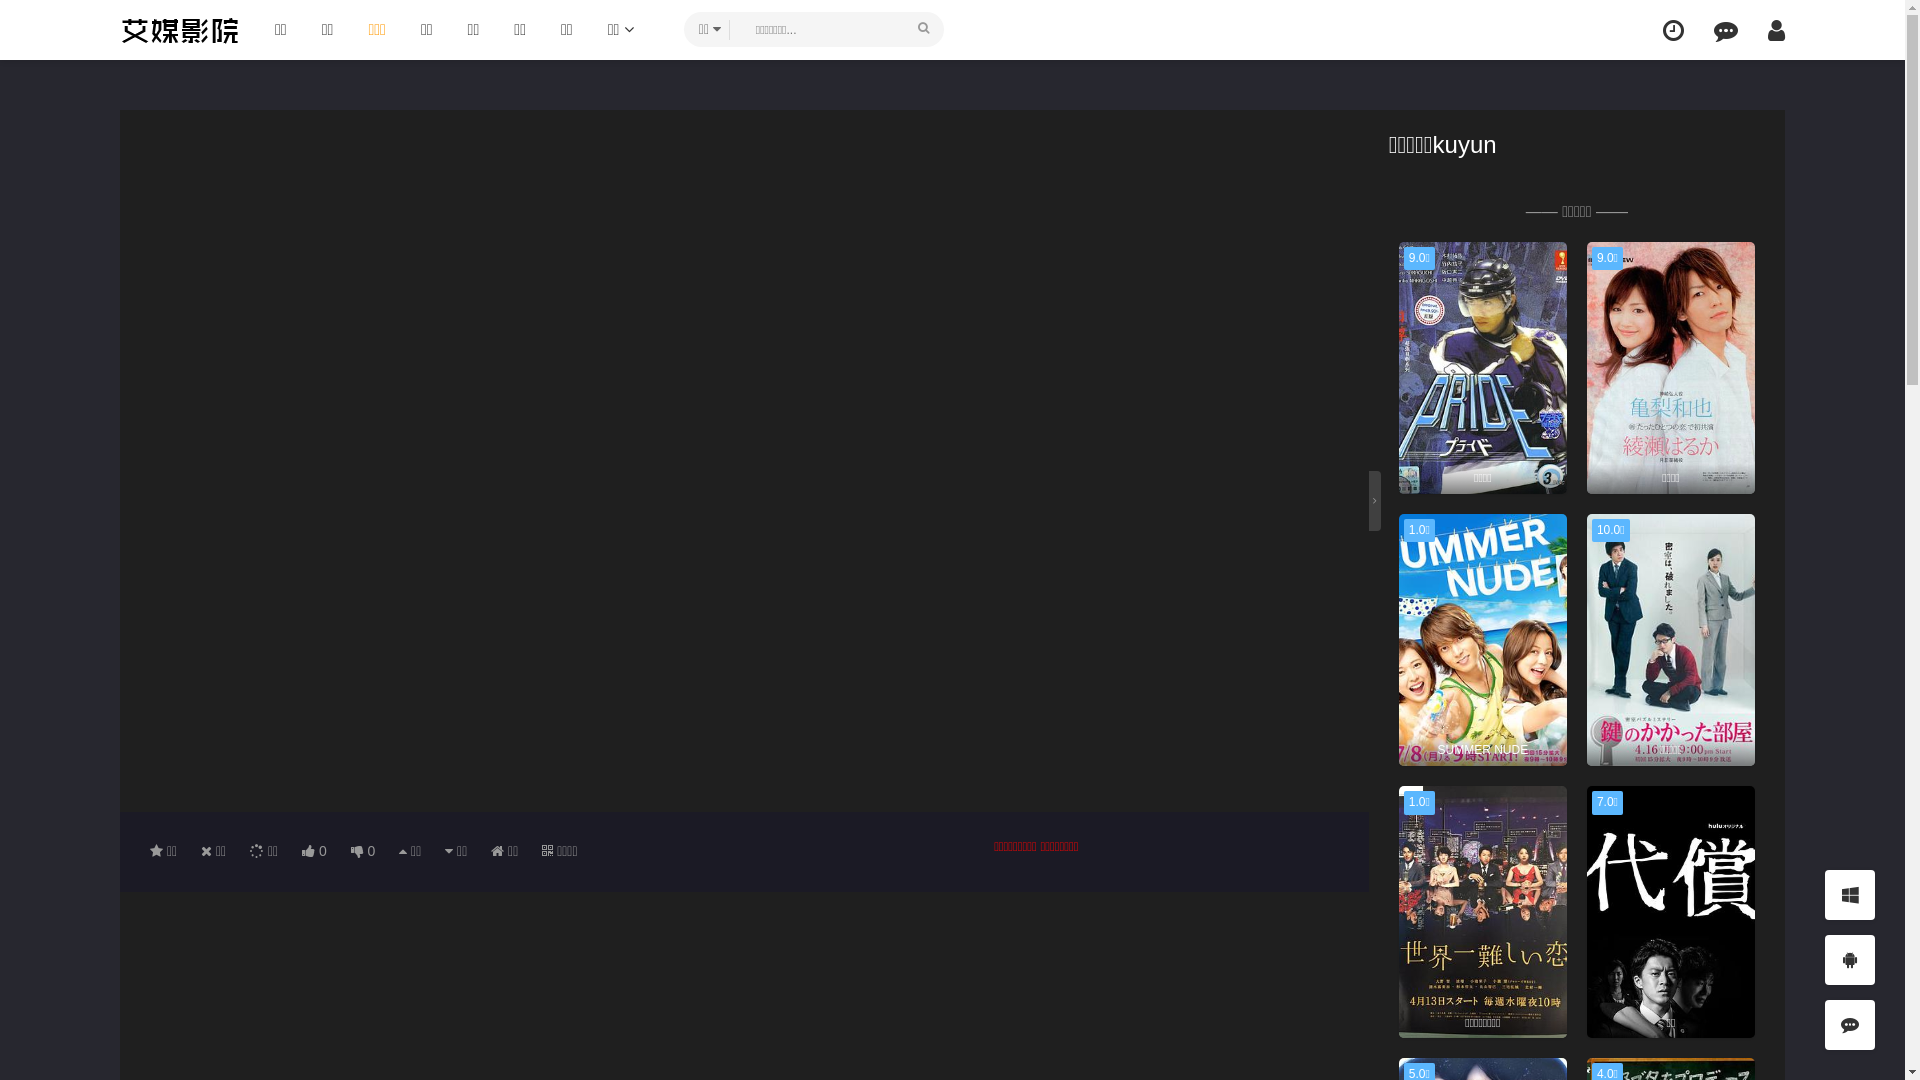 This screenshot has width=1920, height=1080. Describe the element at coordinates (363, 851) in the screenshot. I see `'0'` at that location.